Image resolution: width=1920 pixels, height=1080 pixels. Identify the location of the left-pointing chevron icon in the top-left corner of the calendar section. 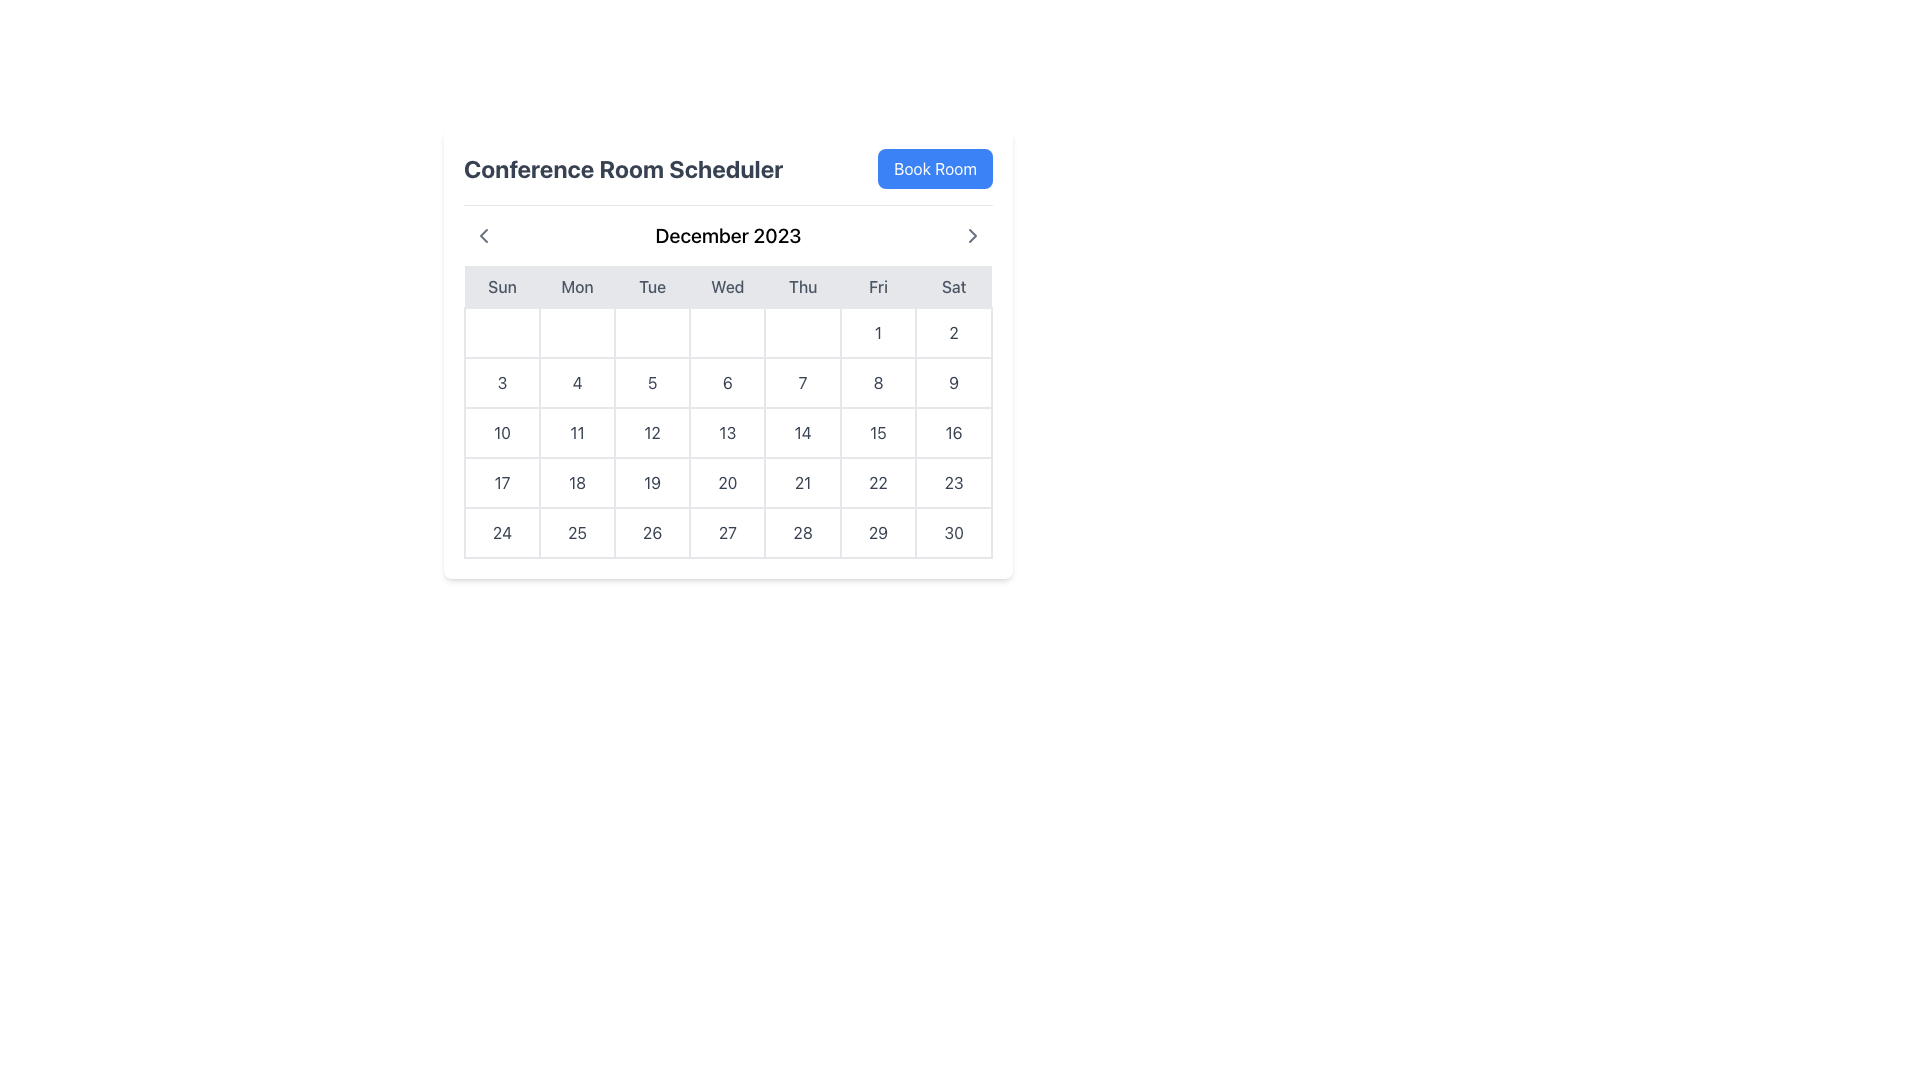
(484, 234).